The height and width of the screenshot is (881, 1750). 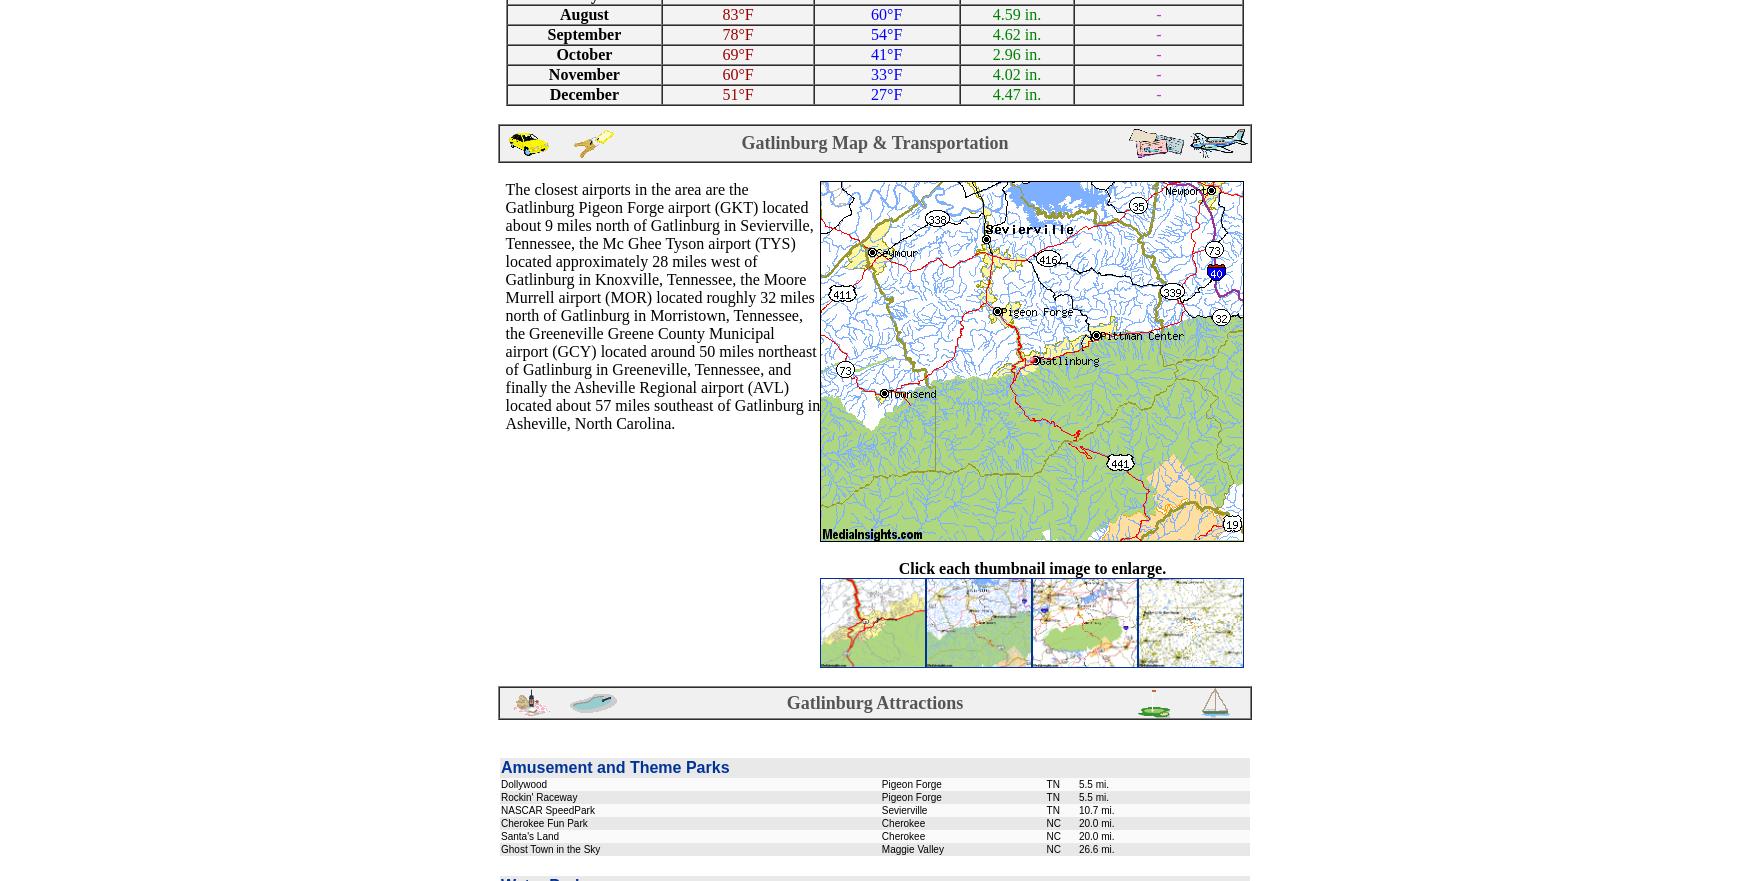 I want to click on '33°F', so click(x=885, y=73).